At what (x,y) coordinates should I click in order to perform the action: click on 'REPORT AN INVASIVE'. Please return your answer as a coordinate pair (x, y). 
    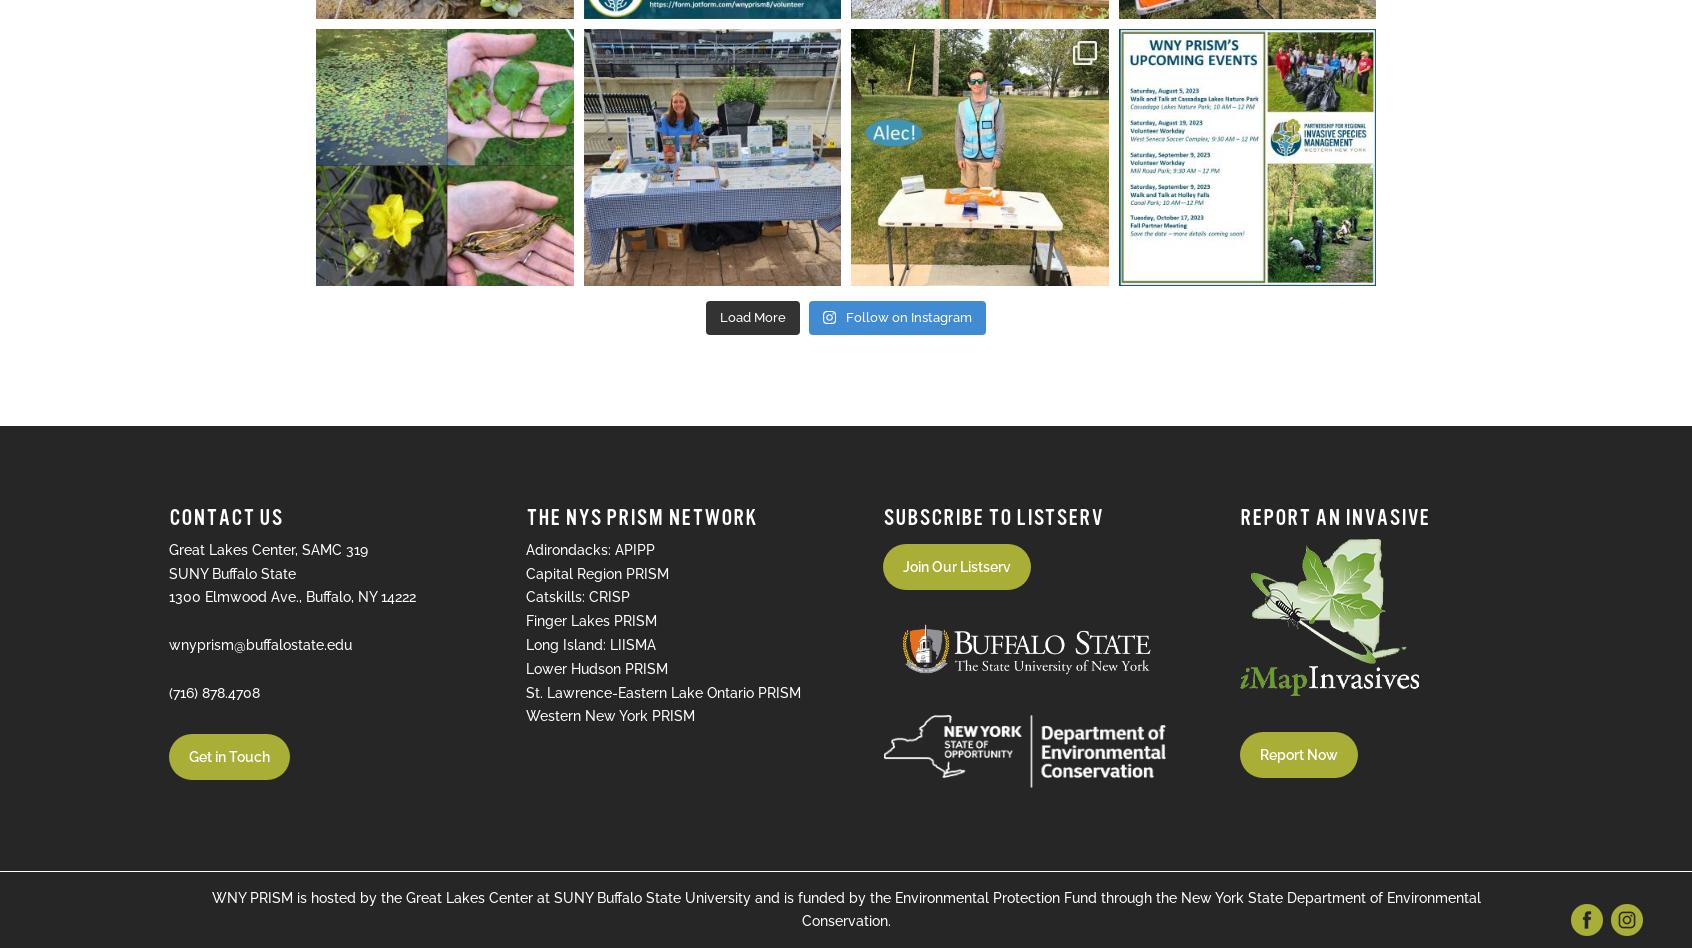
    Looking at the image, I should click on (1333, 516).